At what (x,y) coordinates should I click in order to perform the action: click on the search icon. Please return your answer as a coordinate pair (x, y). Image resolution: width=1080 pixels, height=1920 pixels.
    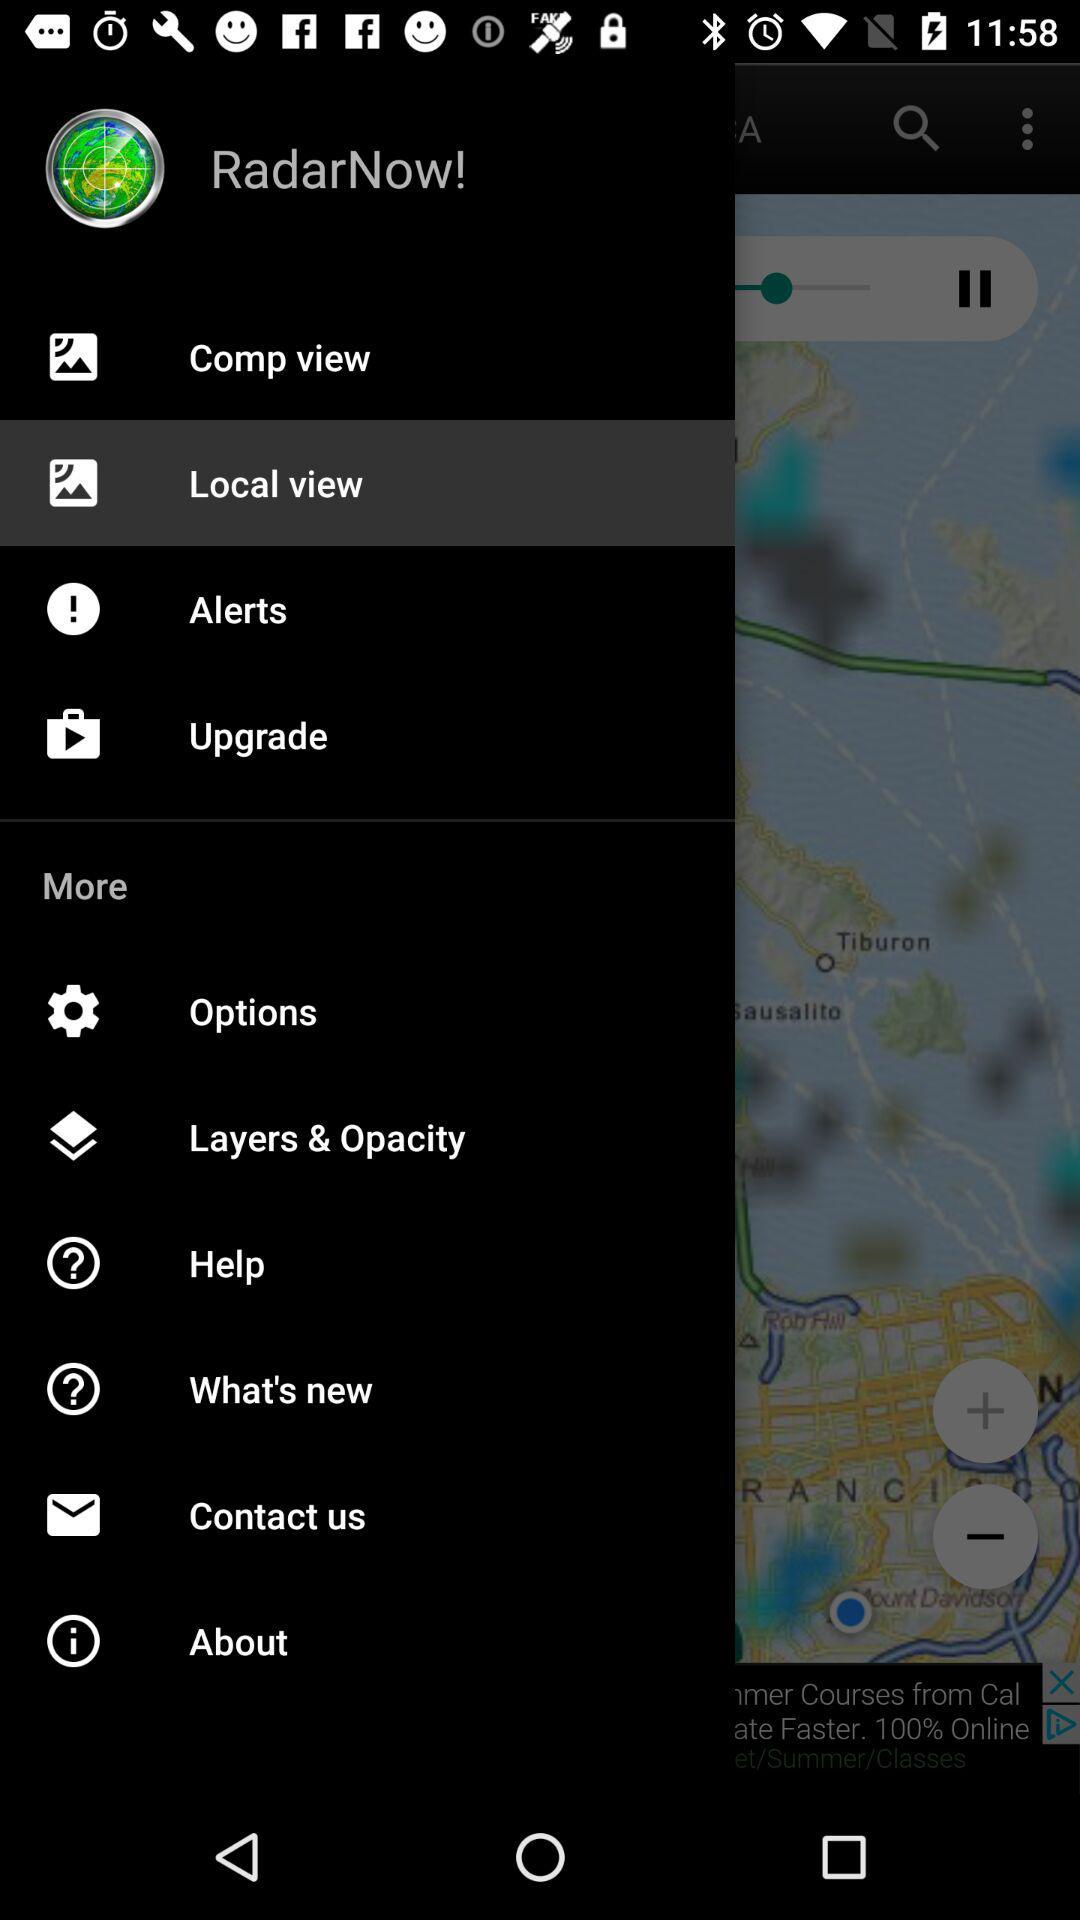
    Looking at the image, I should click on (917, 127).